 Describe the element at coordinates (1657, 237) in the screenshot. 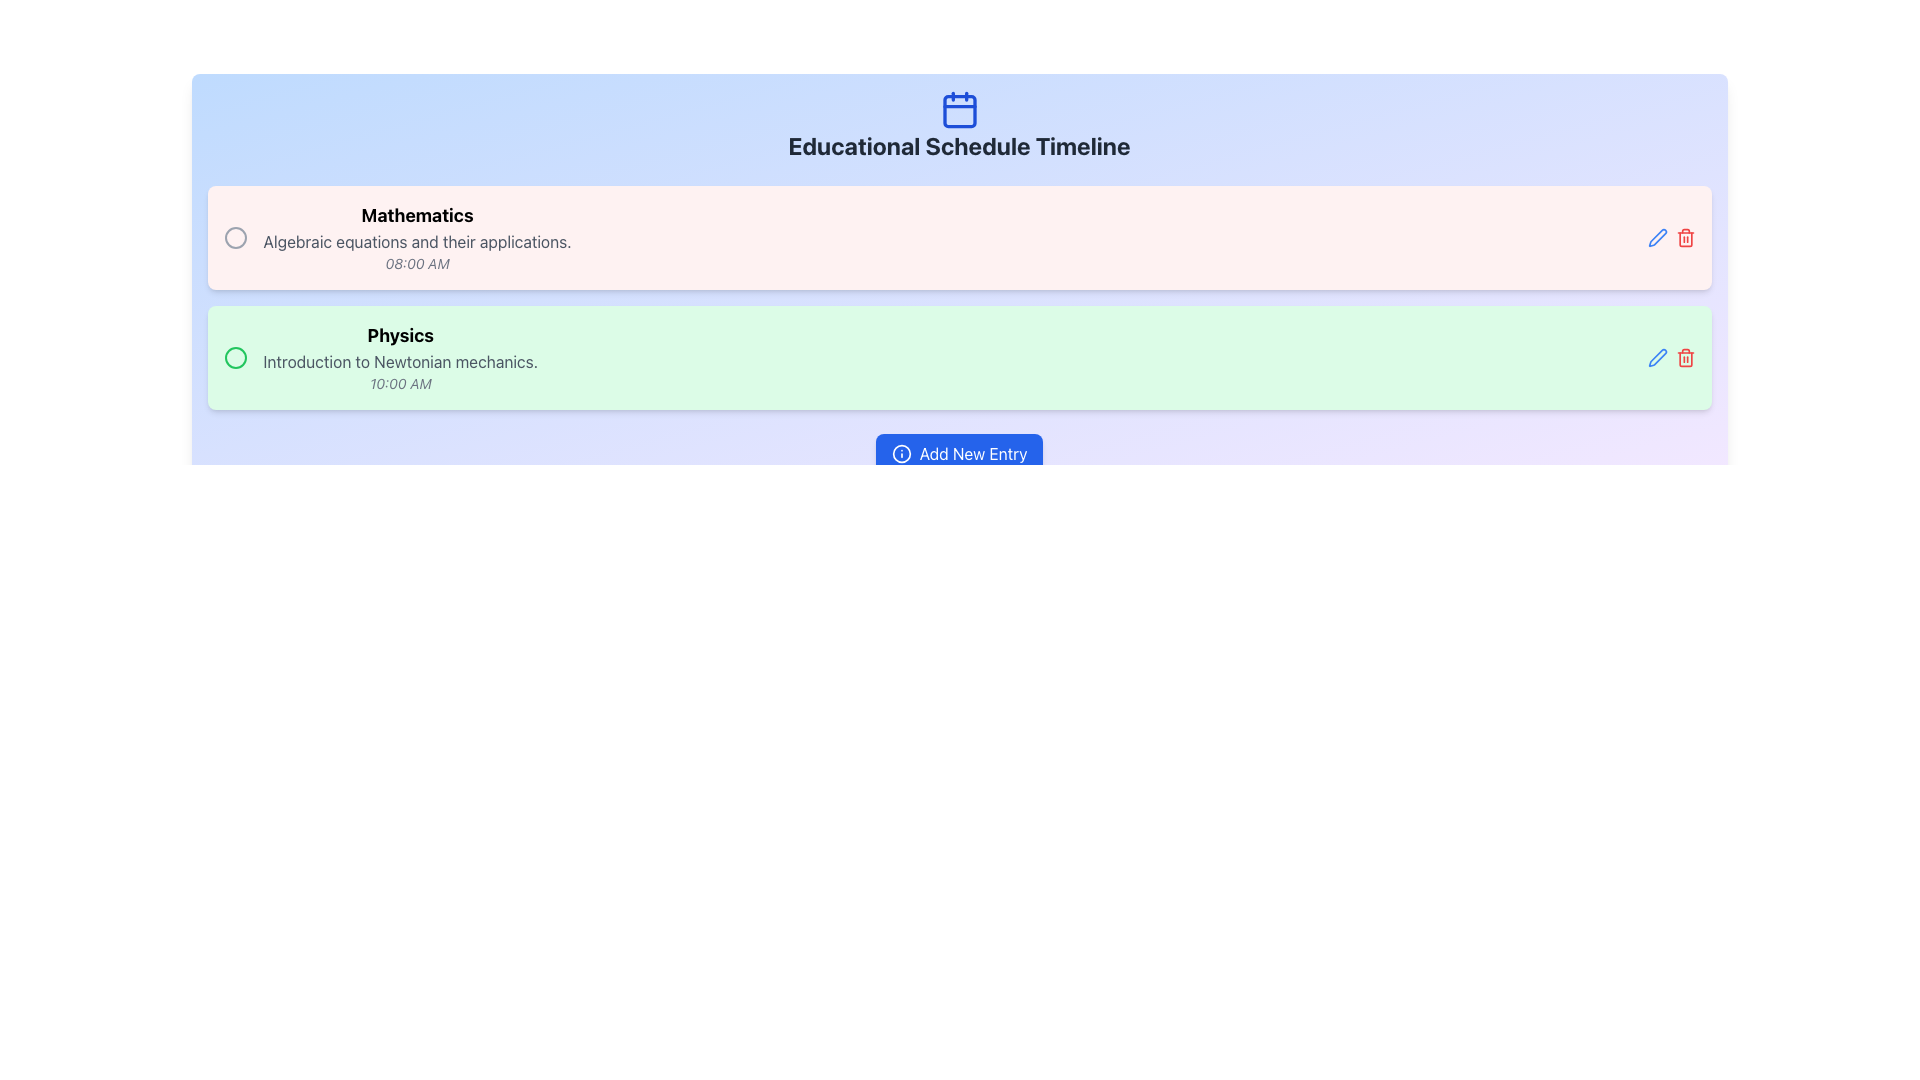

I see `the blue pen-shaped icon located on the right side of the green 'Physics' section to initiate the edit action` at that location.